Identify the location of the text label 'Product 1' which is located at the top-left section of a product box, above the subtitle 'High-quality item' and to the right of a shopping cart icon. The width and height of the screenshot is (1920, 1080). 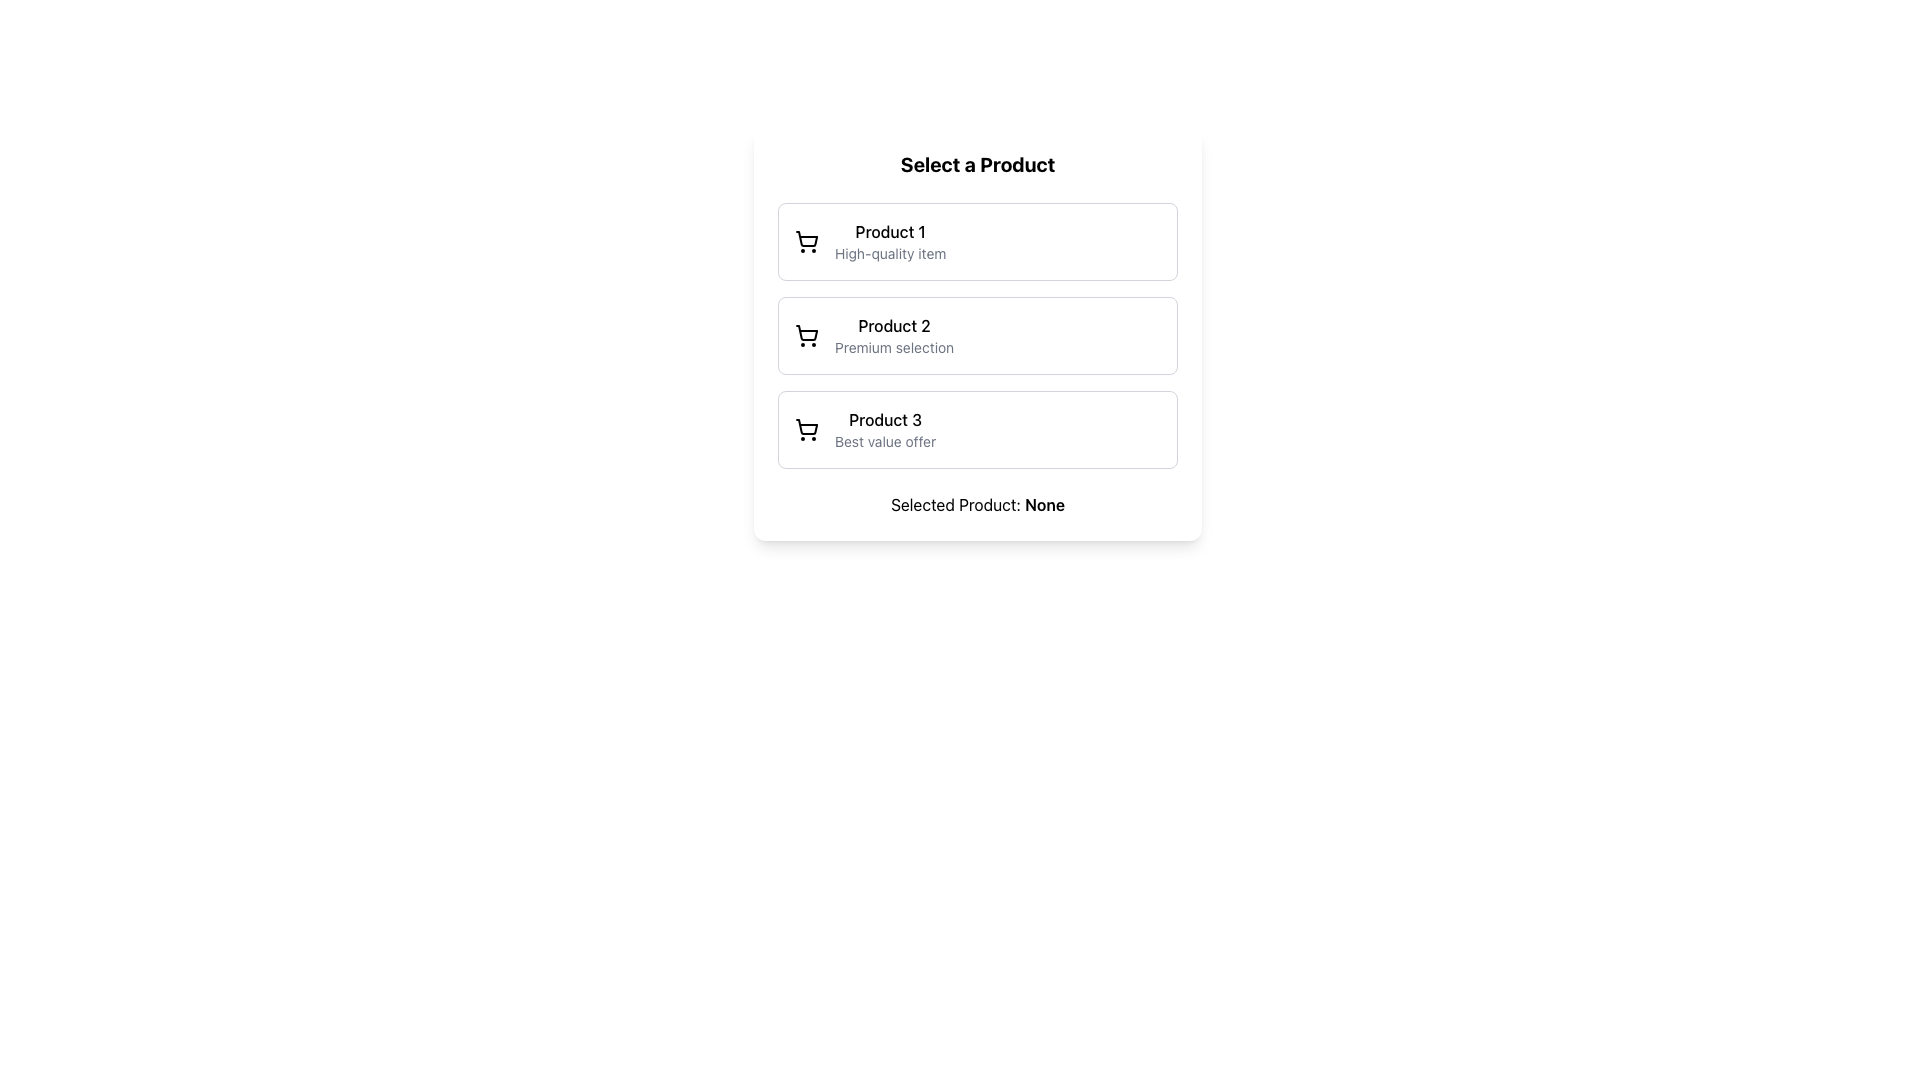
(889, 230).